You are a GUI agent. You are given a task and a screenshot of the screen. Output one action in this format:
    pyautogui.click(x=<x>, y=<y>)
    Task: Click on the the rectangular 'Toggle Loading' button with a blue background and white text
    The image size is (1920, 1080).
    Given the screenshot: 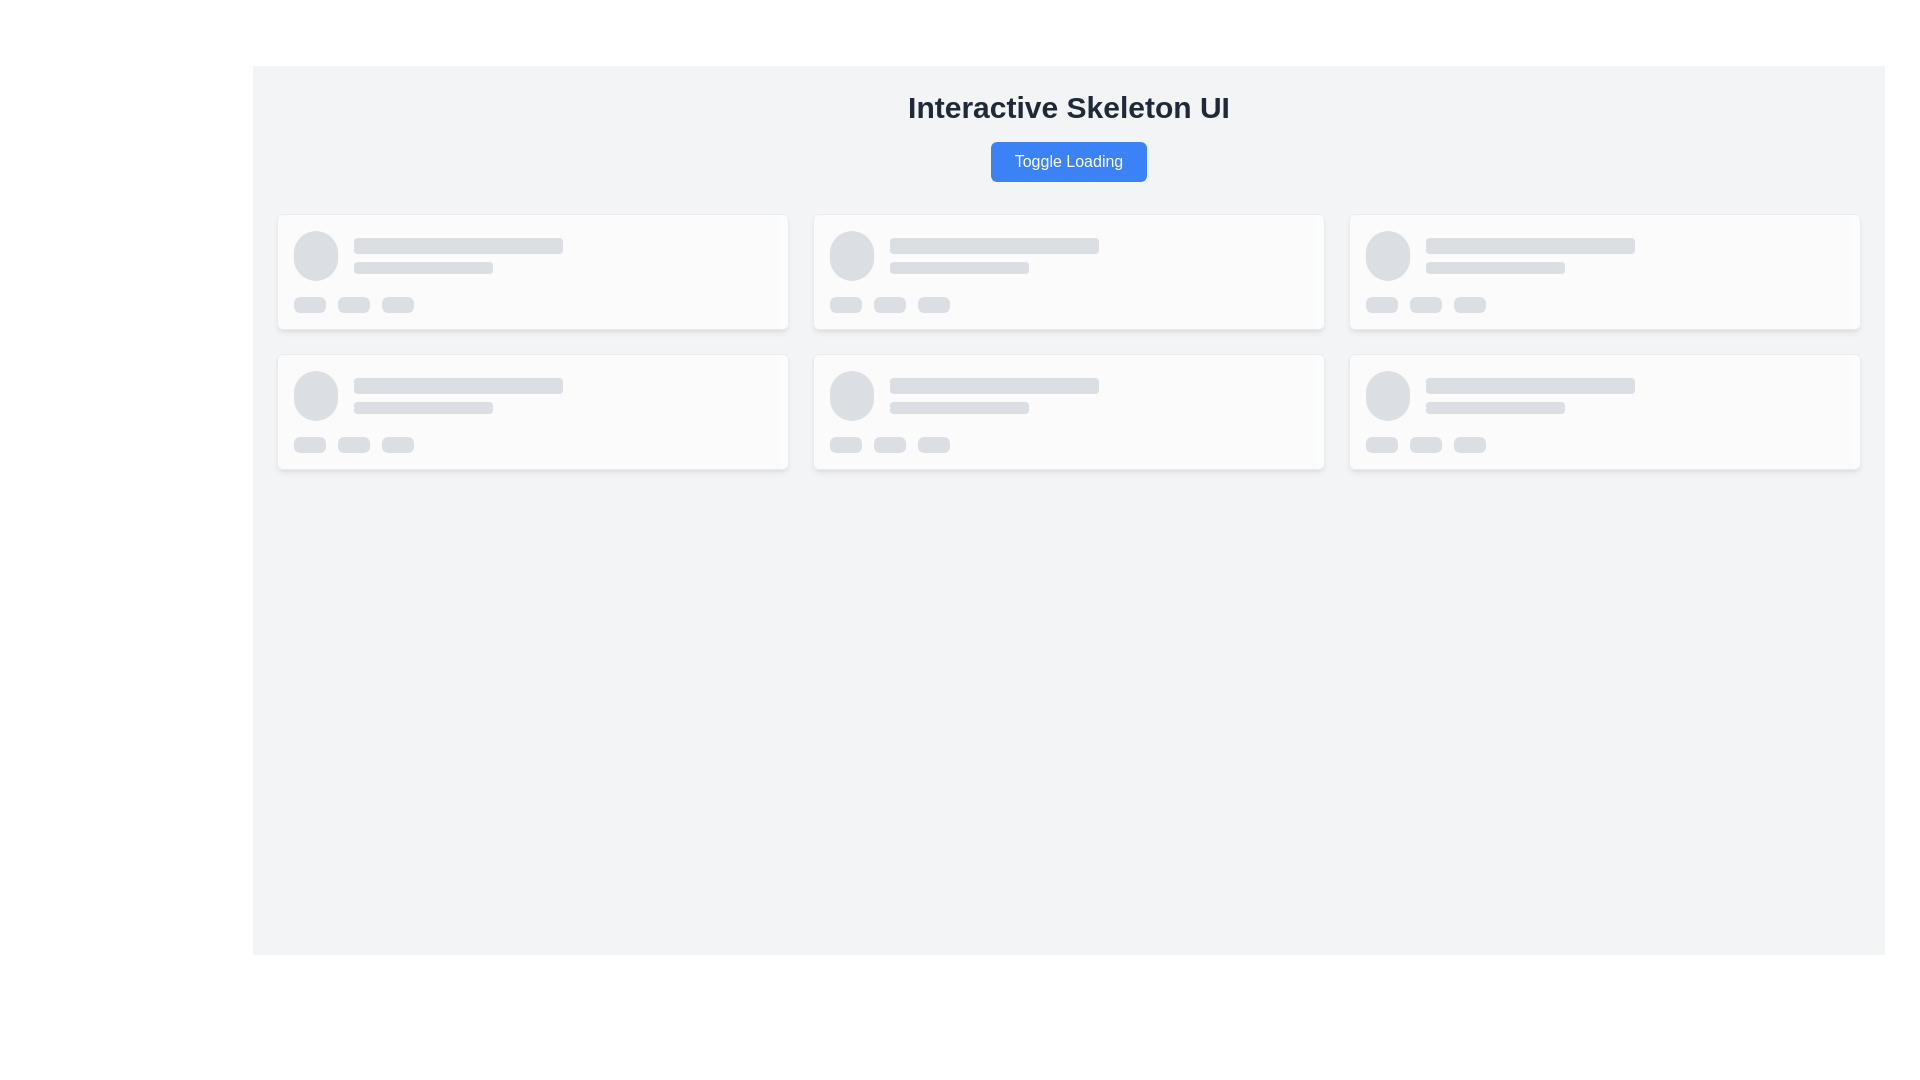 What is the action you would take?
    pyautogui.click(x=1067, y=161)
    